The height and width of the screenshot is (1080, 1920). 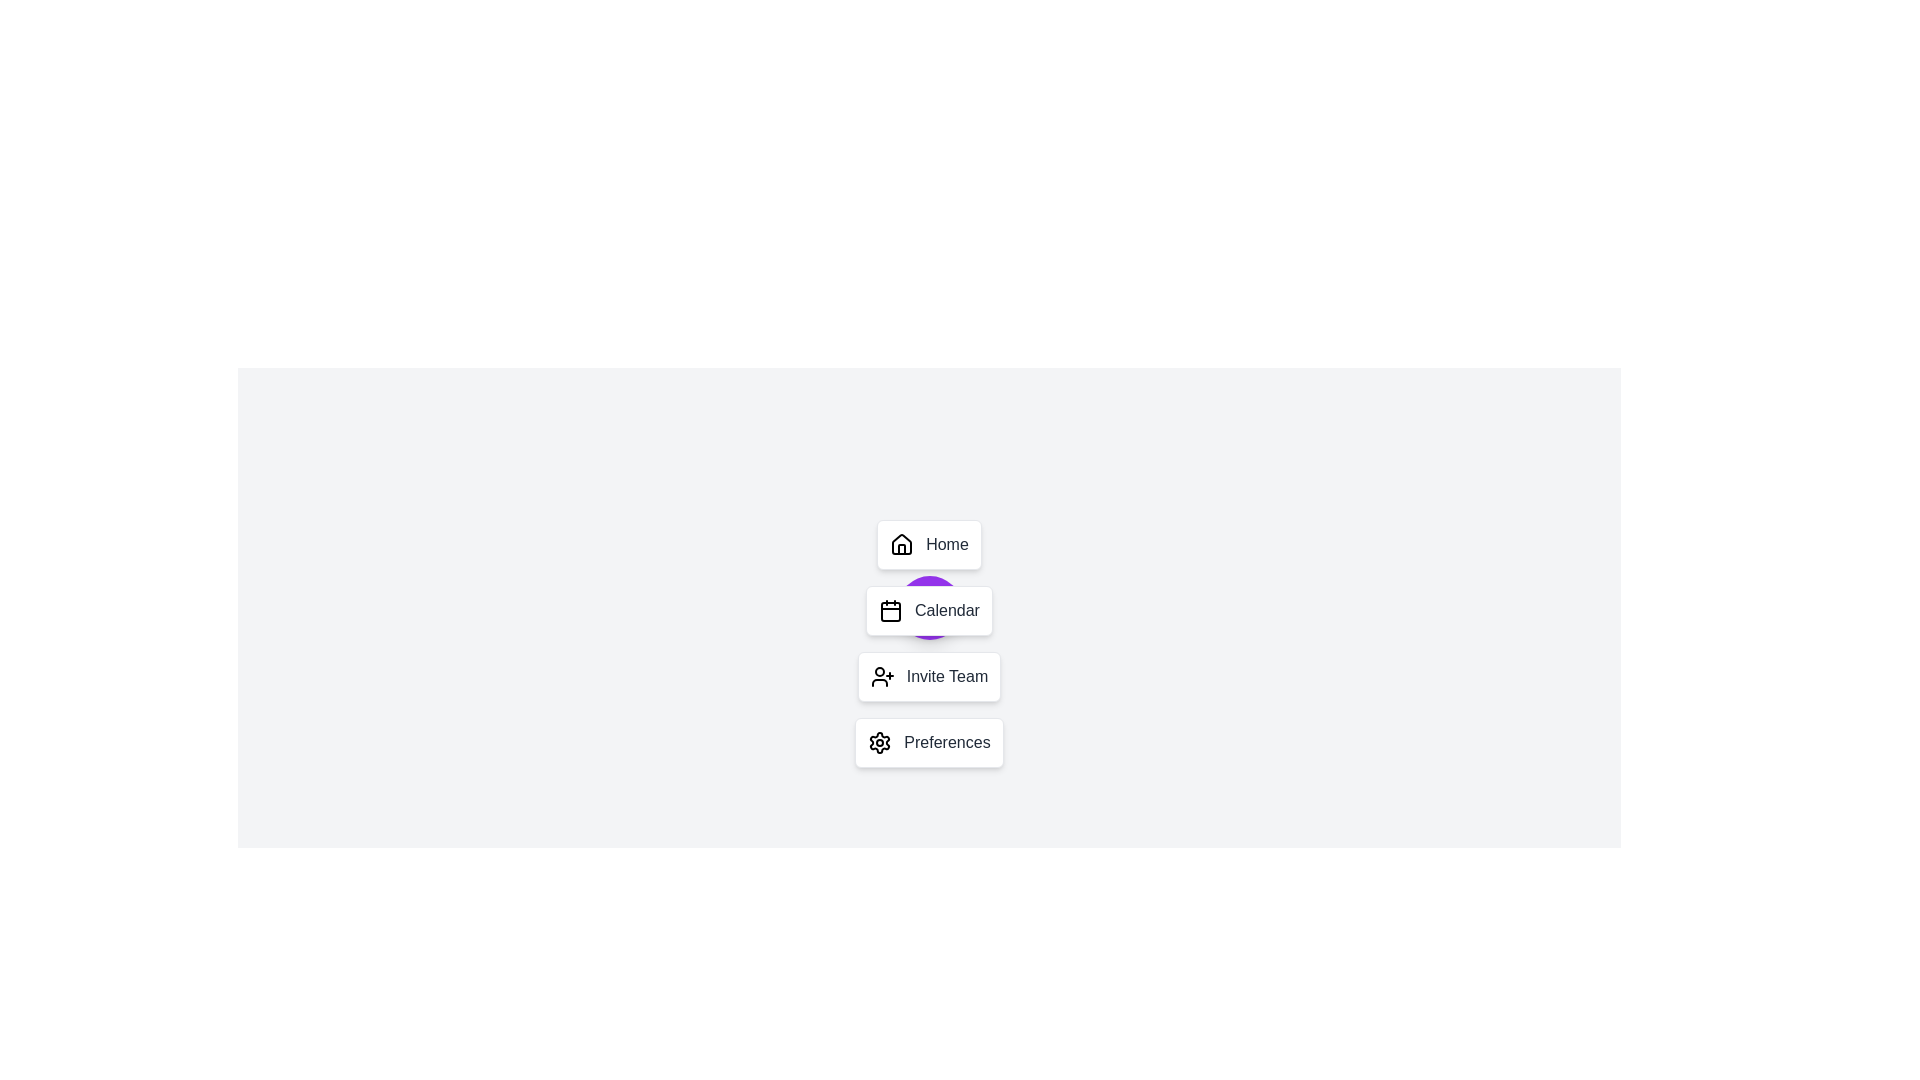 What do you see at coordinates (928, 607) in the screenshot?
I see `the navigation button located centrally within the interface, positioned between the 'Home' and 'Calendar' buttons, for accessibility navigation` at bounding box center [928, 607].